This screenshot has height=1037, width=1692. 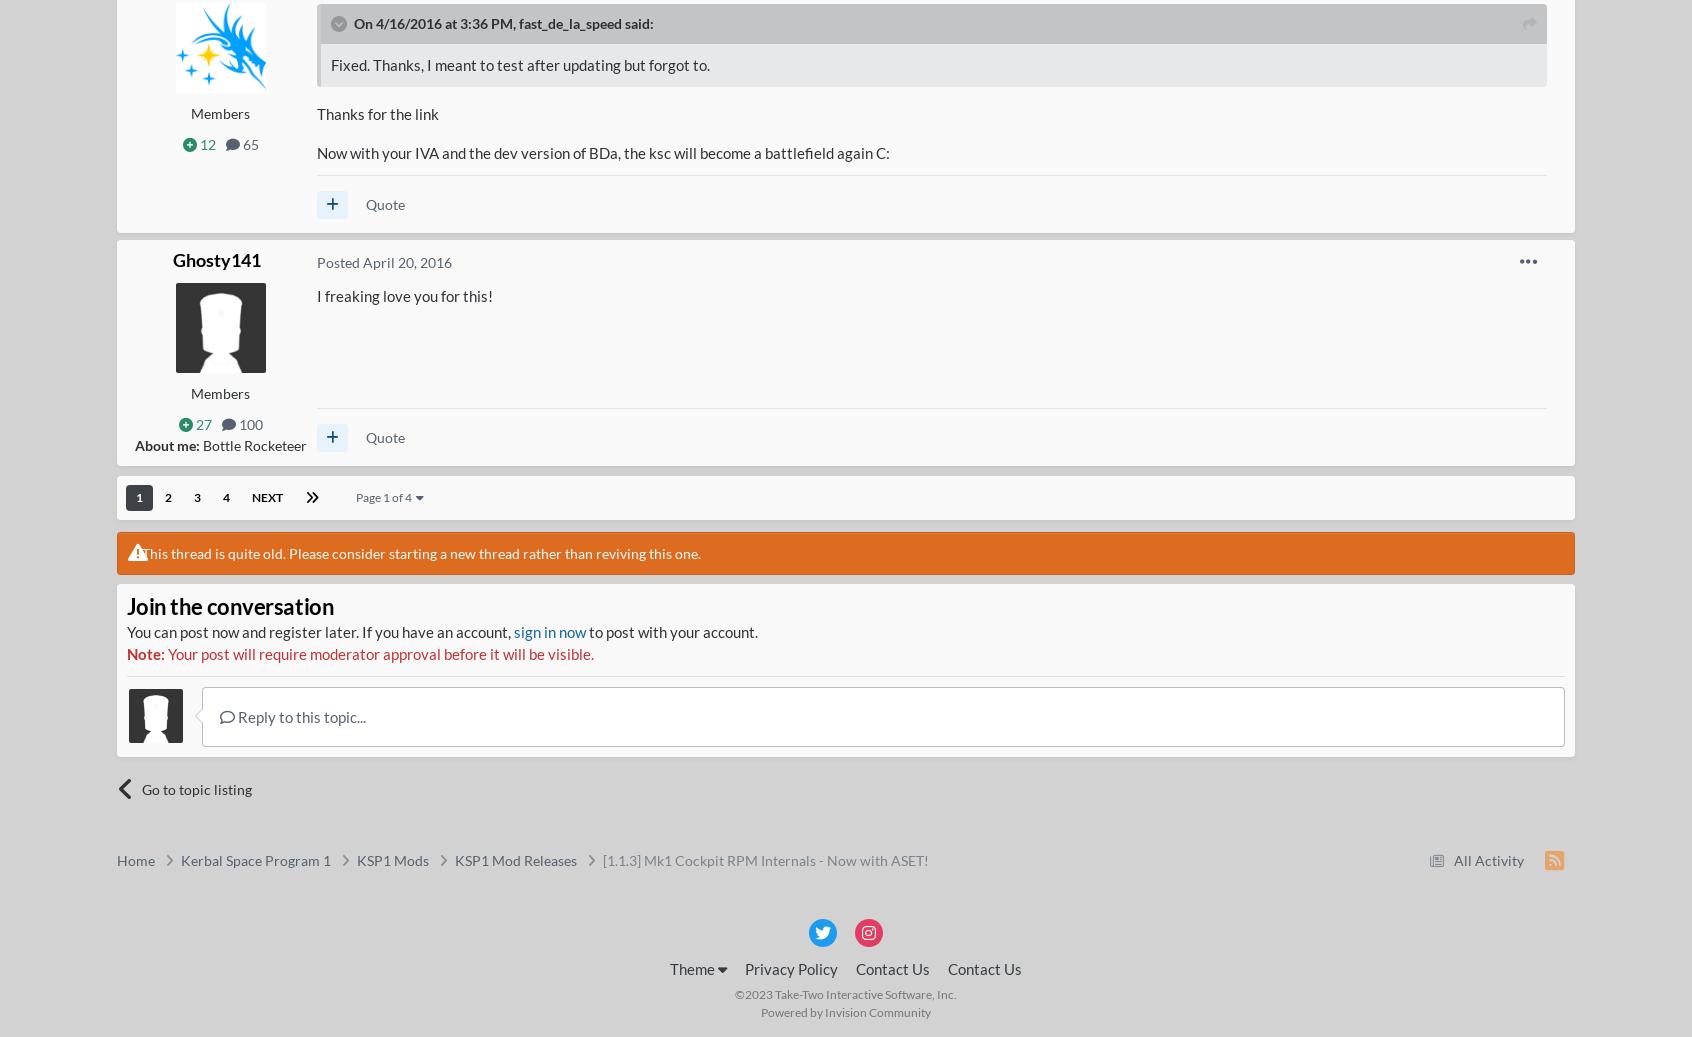 I want to click on 'Next', so click(x=250, y=496).